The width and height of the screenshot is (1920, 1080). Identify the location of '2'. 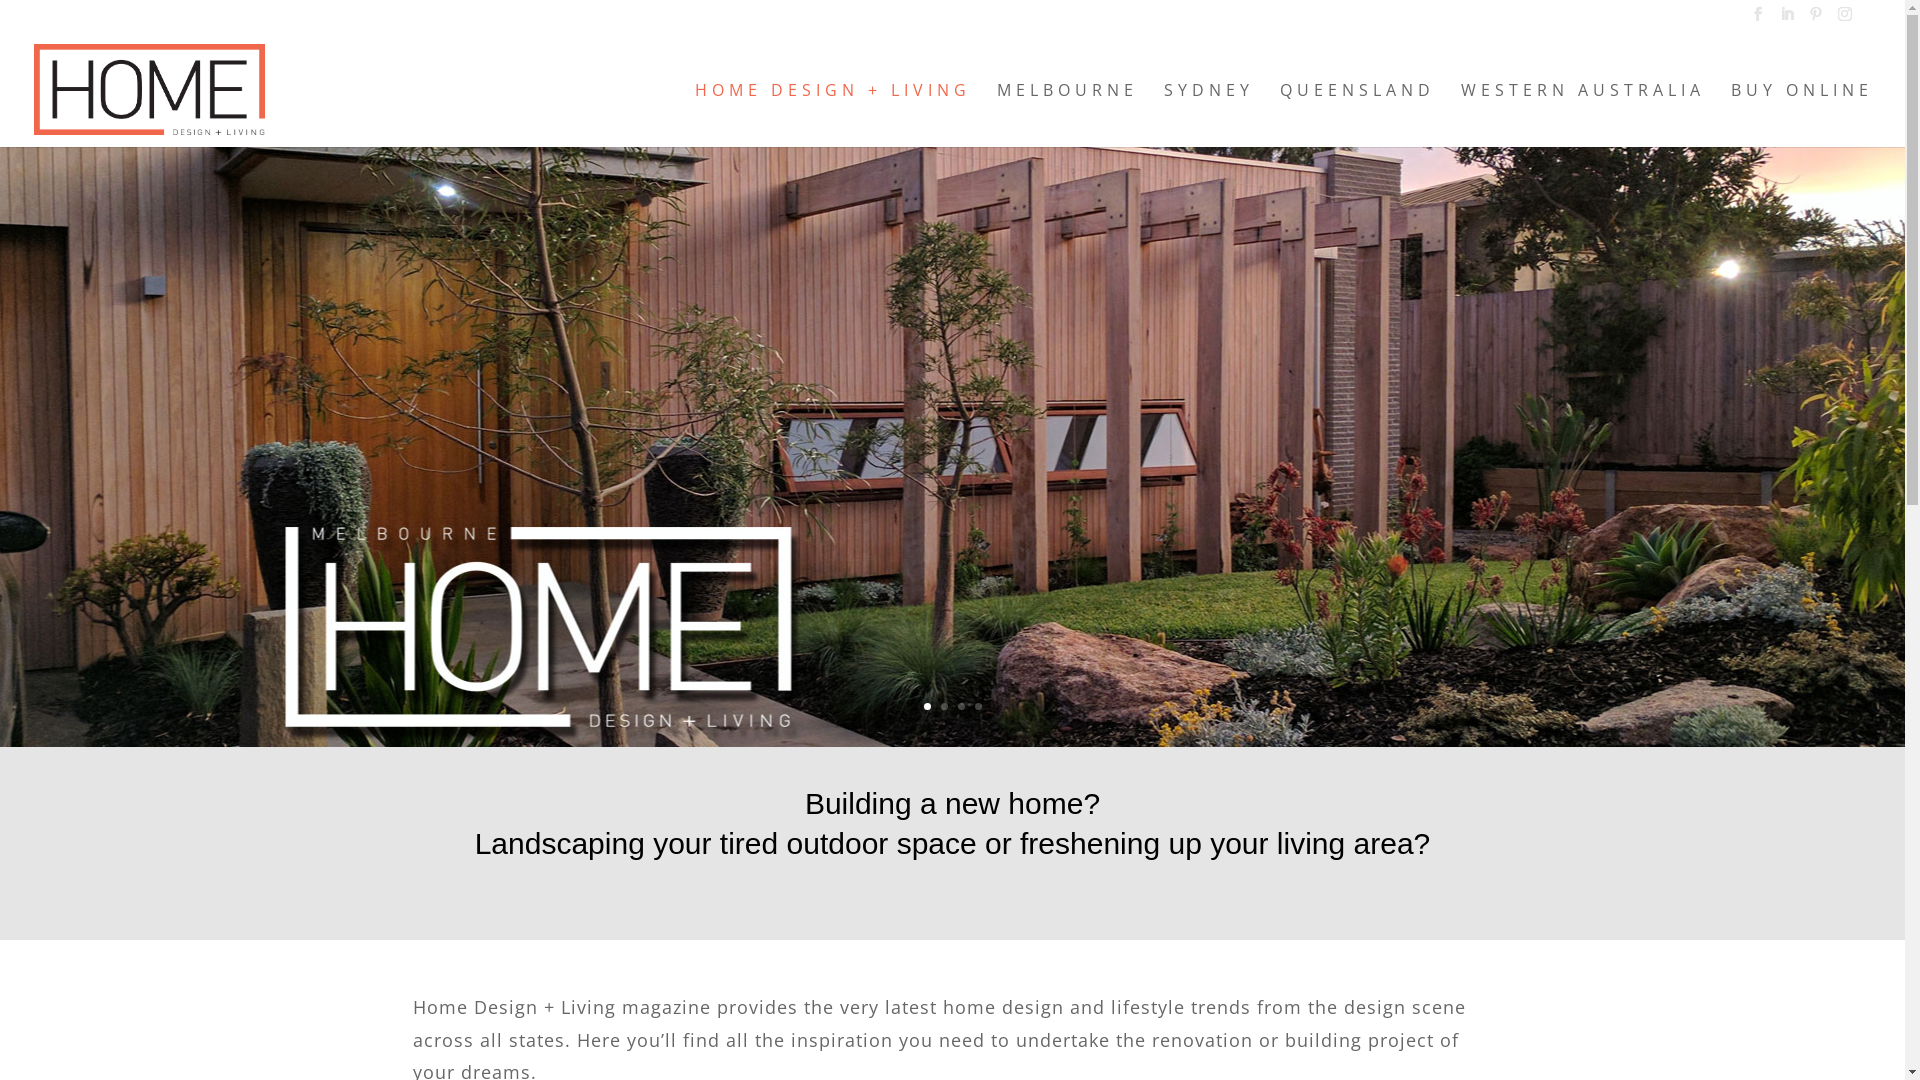
(942, 705).